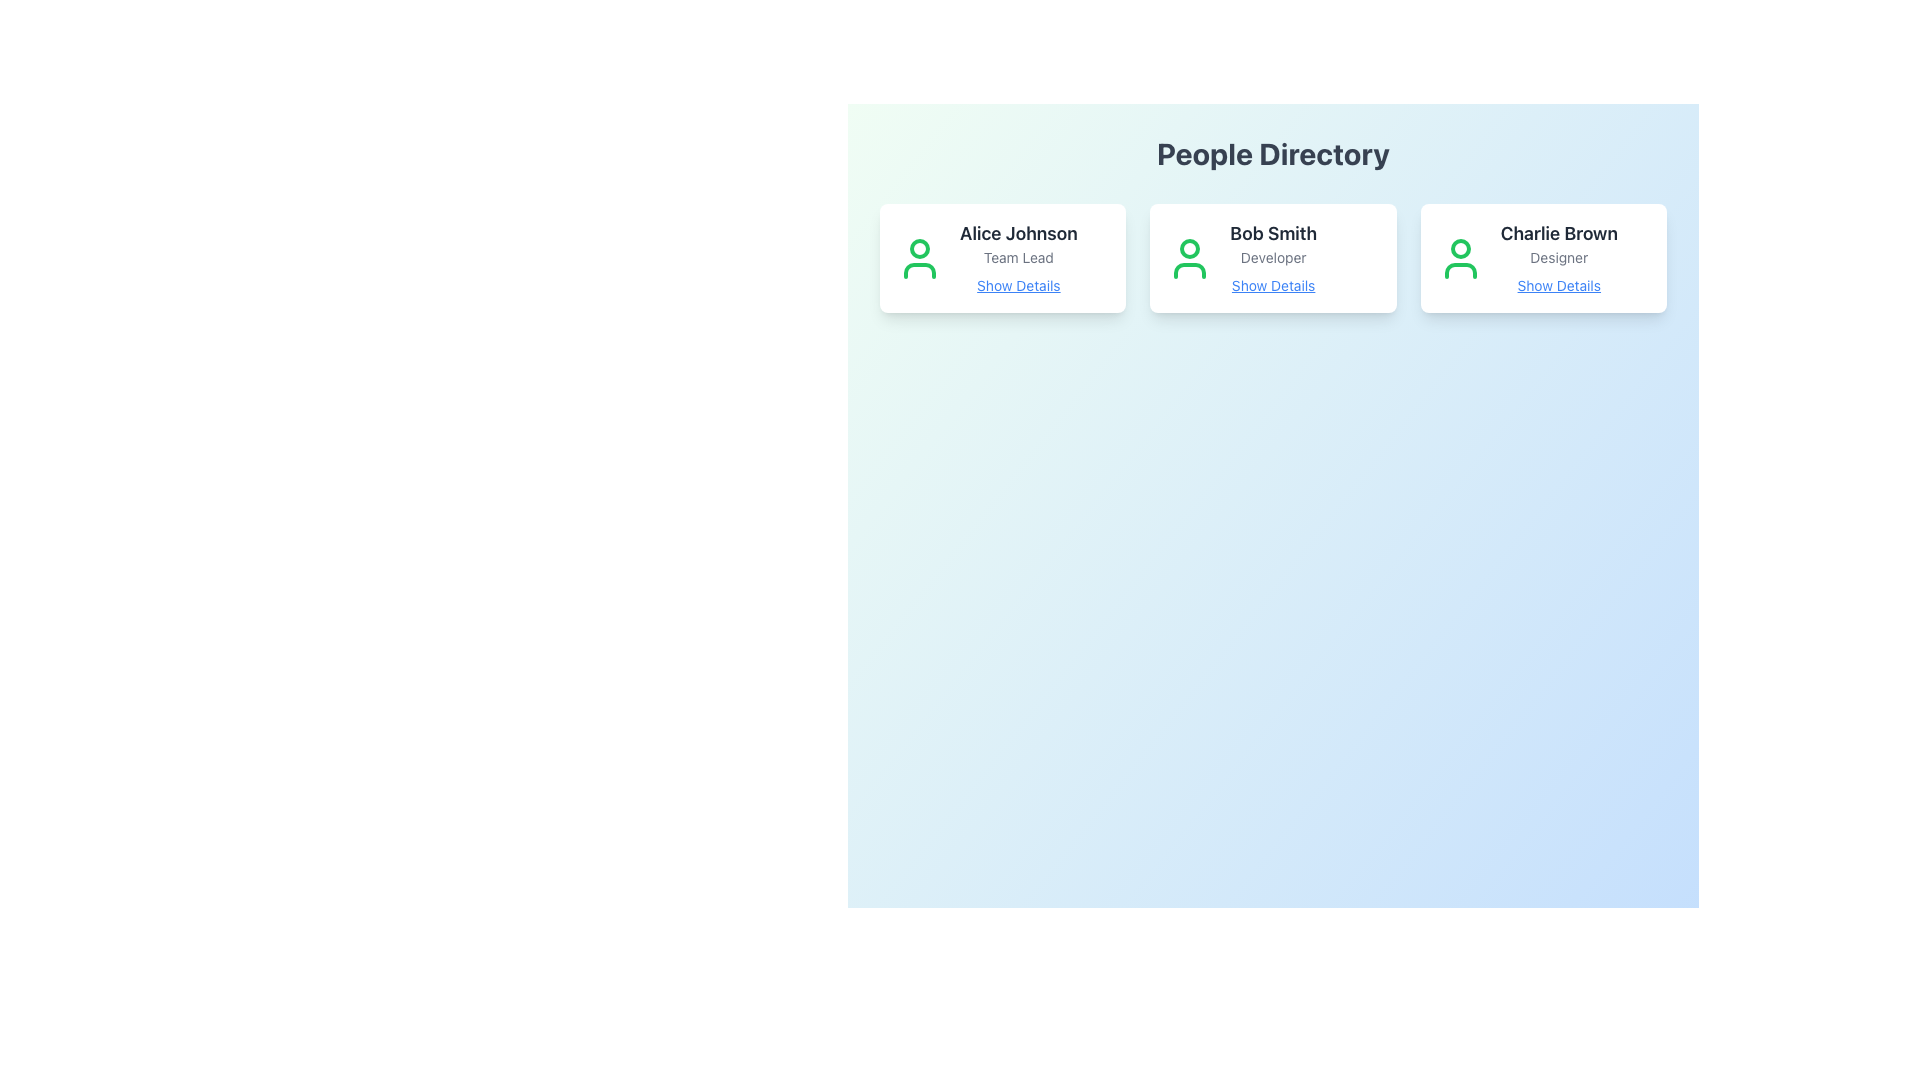  Describe the element at coordinates (919, 247) in the screenshot. I see `the decorative user profile icon representing 'Alice Johnson' in the leftmost profile card of the 'People Directory' section` at that location.